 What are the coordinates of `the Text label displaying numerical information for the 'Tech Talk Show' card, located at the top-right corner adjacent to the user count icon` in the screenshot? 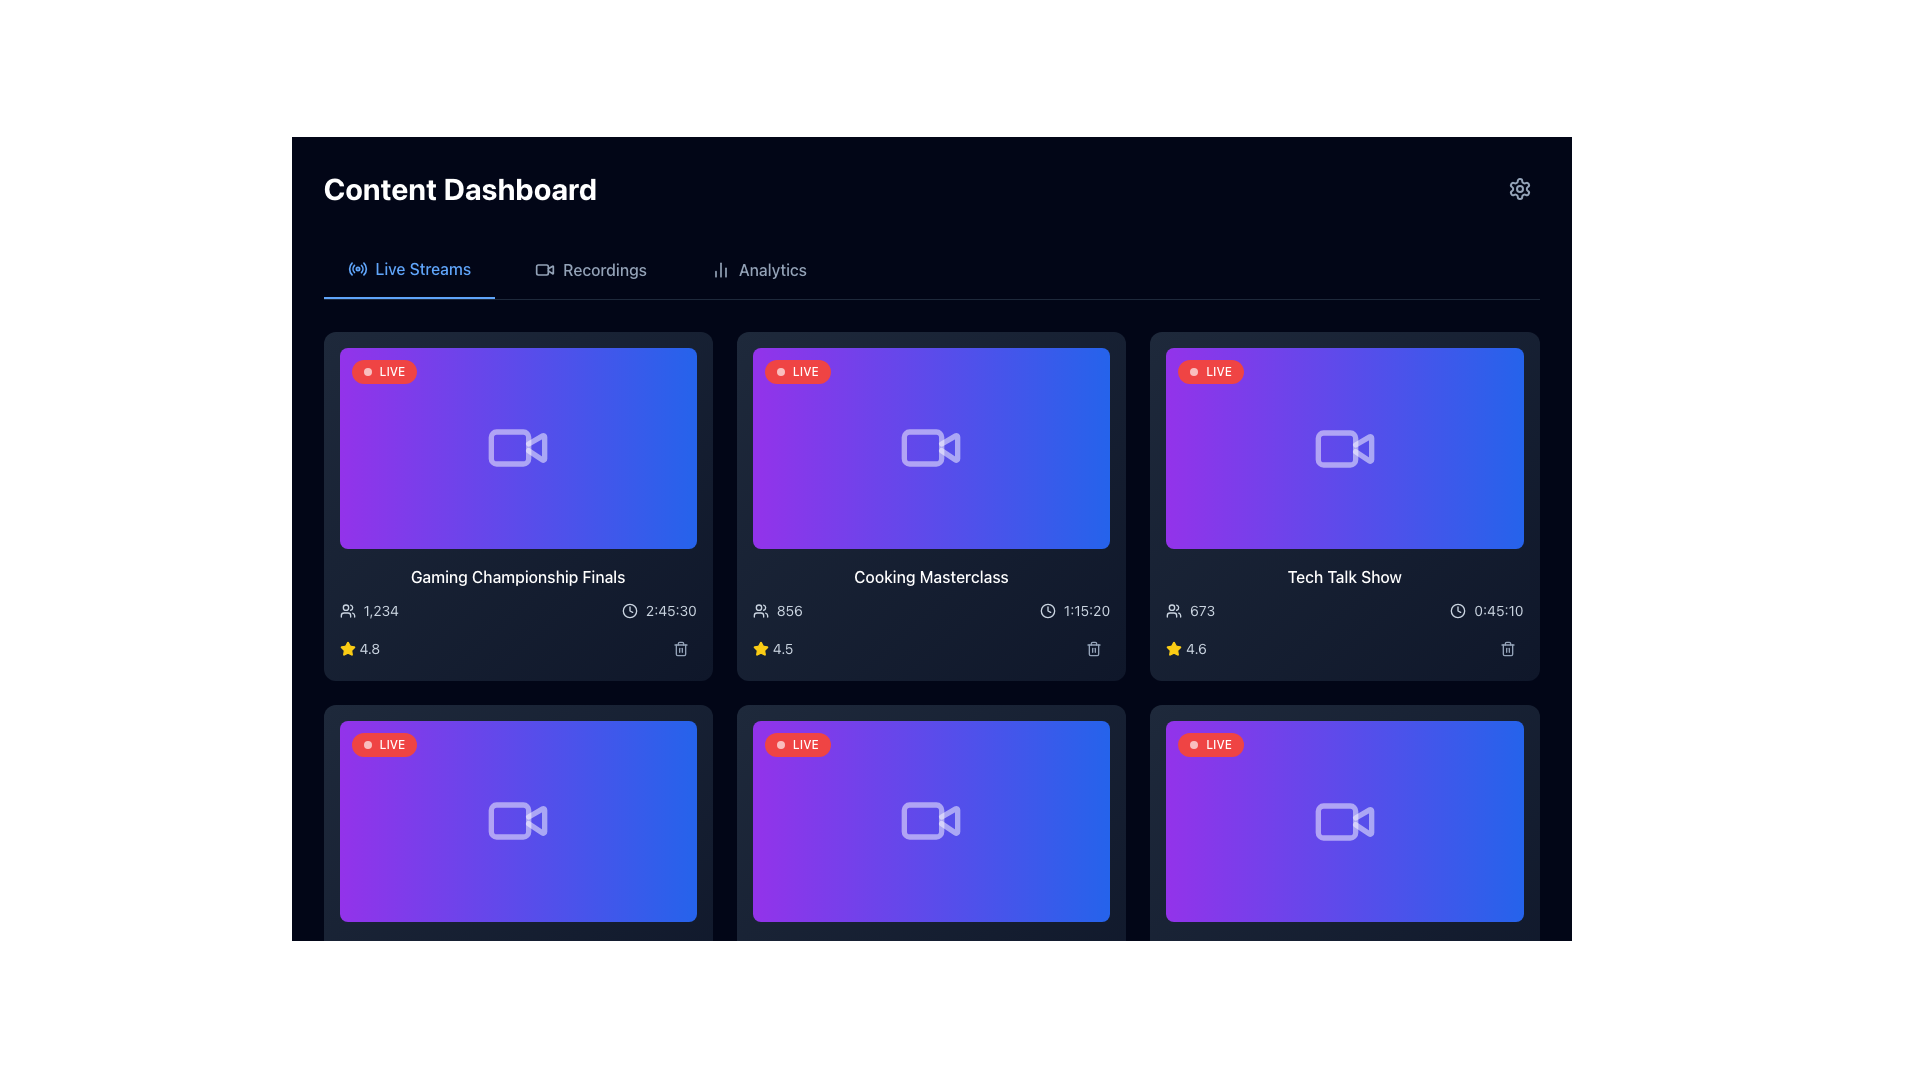 It's located at (1201, 609).